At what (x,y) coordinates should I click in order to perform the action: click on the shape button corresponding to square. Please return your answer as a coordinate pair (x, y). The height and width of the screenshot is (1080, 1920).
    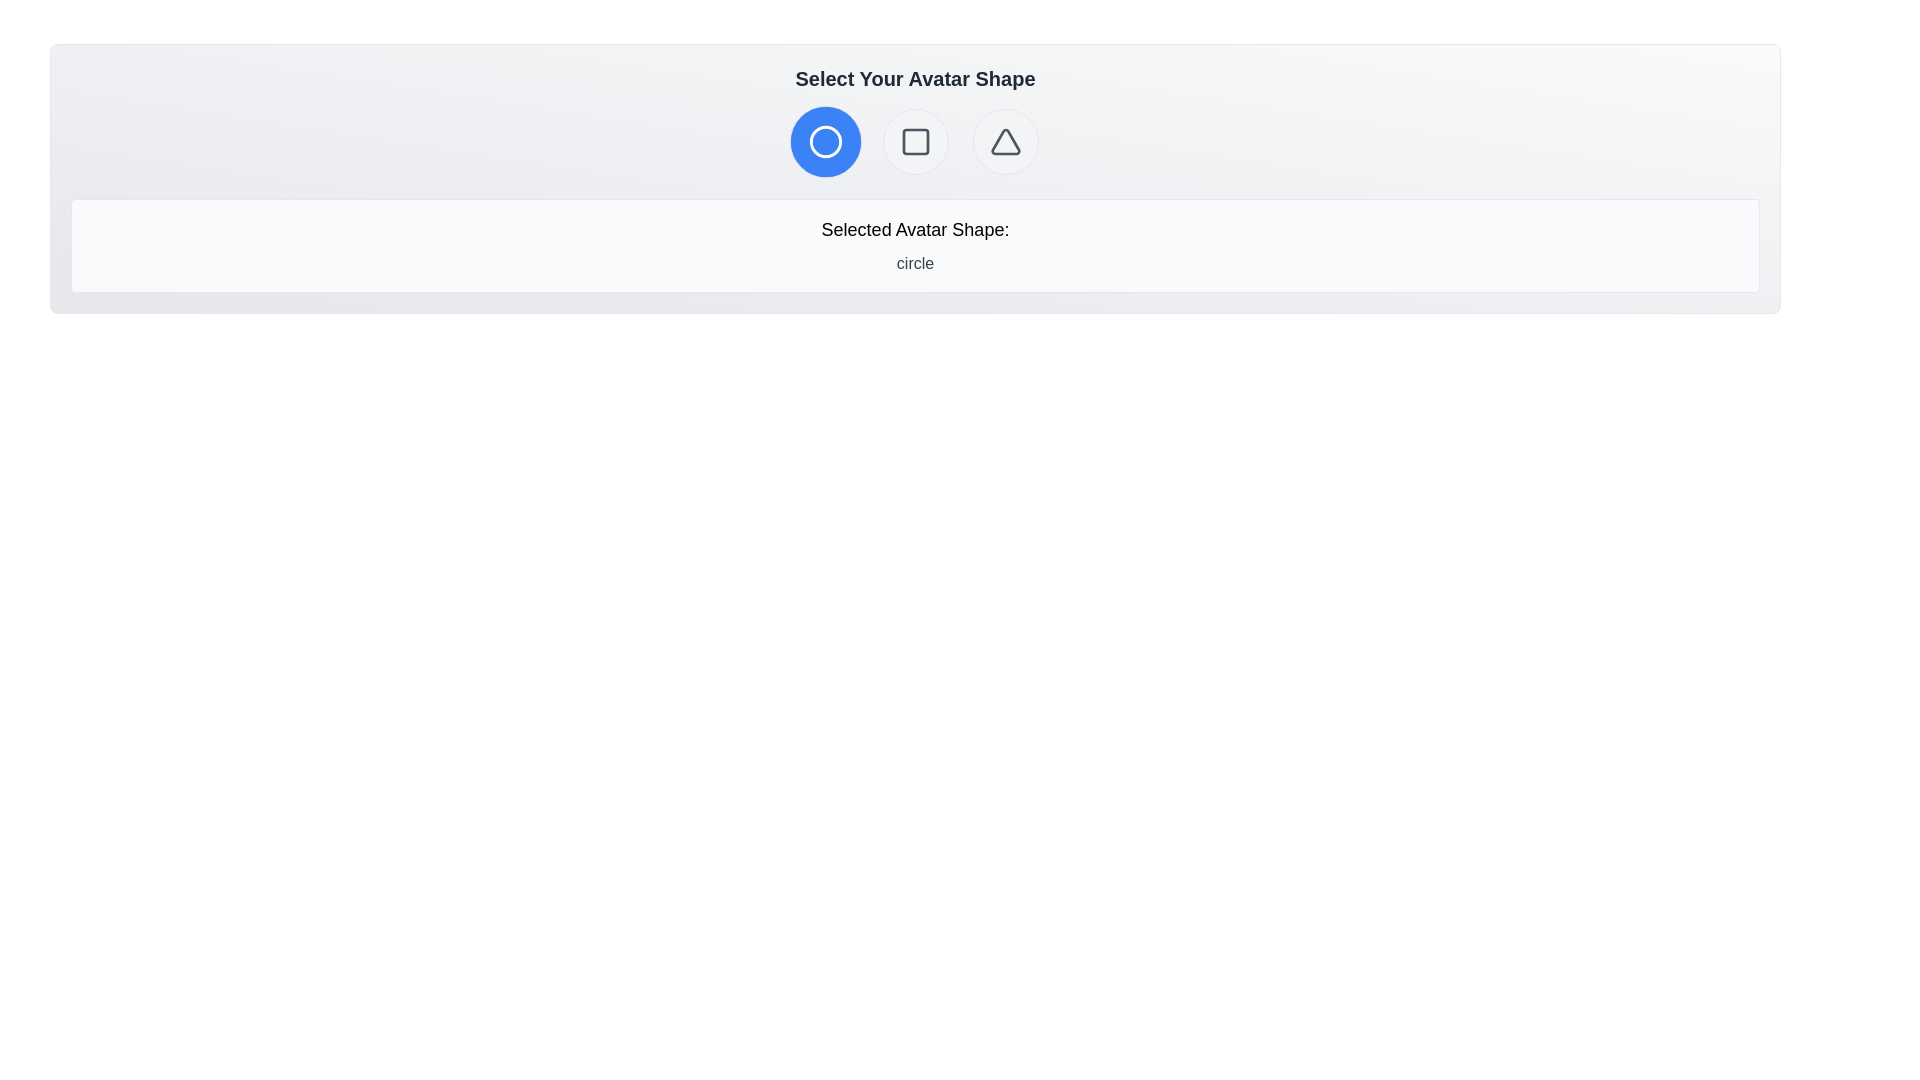
    Looking at the image, I should click on (914, 141).